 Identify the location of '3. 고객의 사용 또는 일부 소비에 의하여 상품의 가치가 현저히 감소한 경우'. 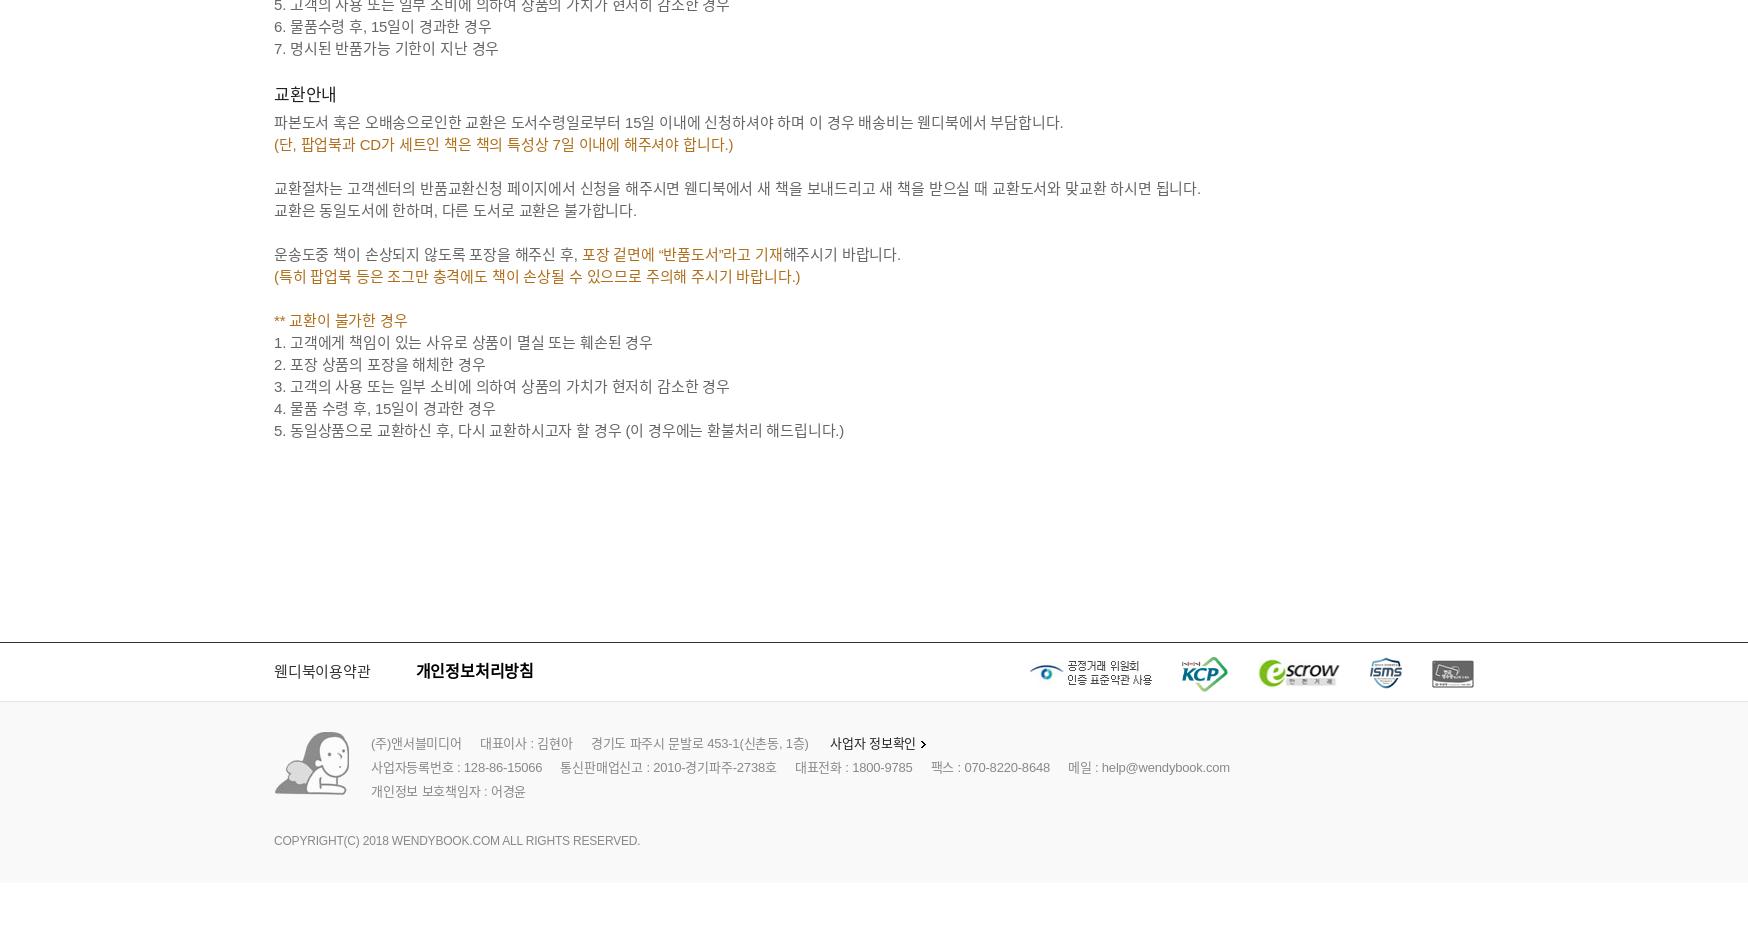
(500, 385).